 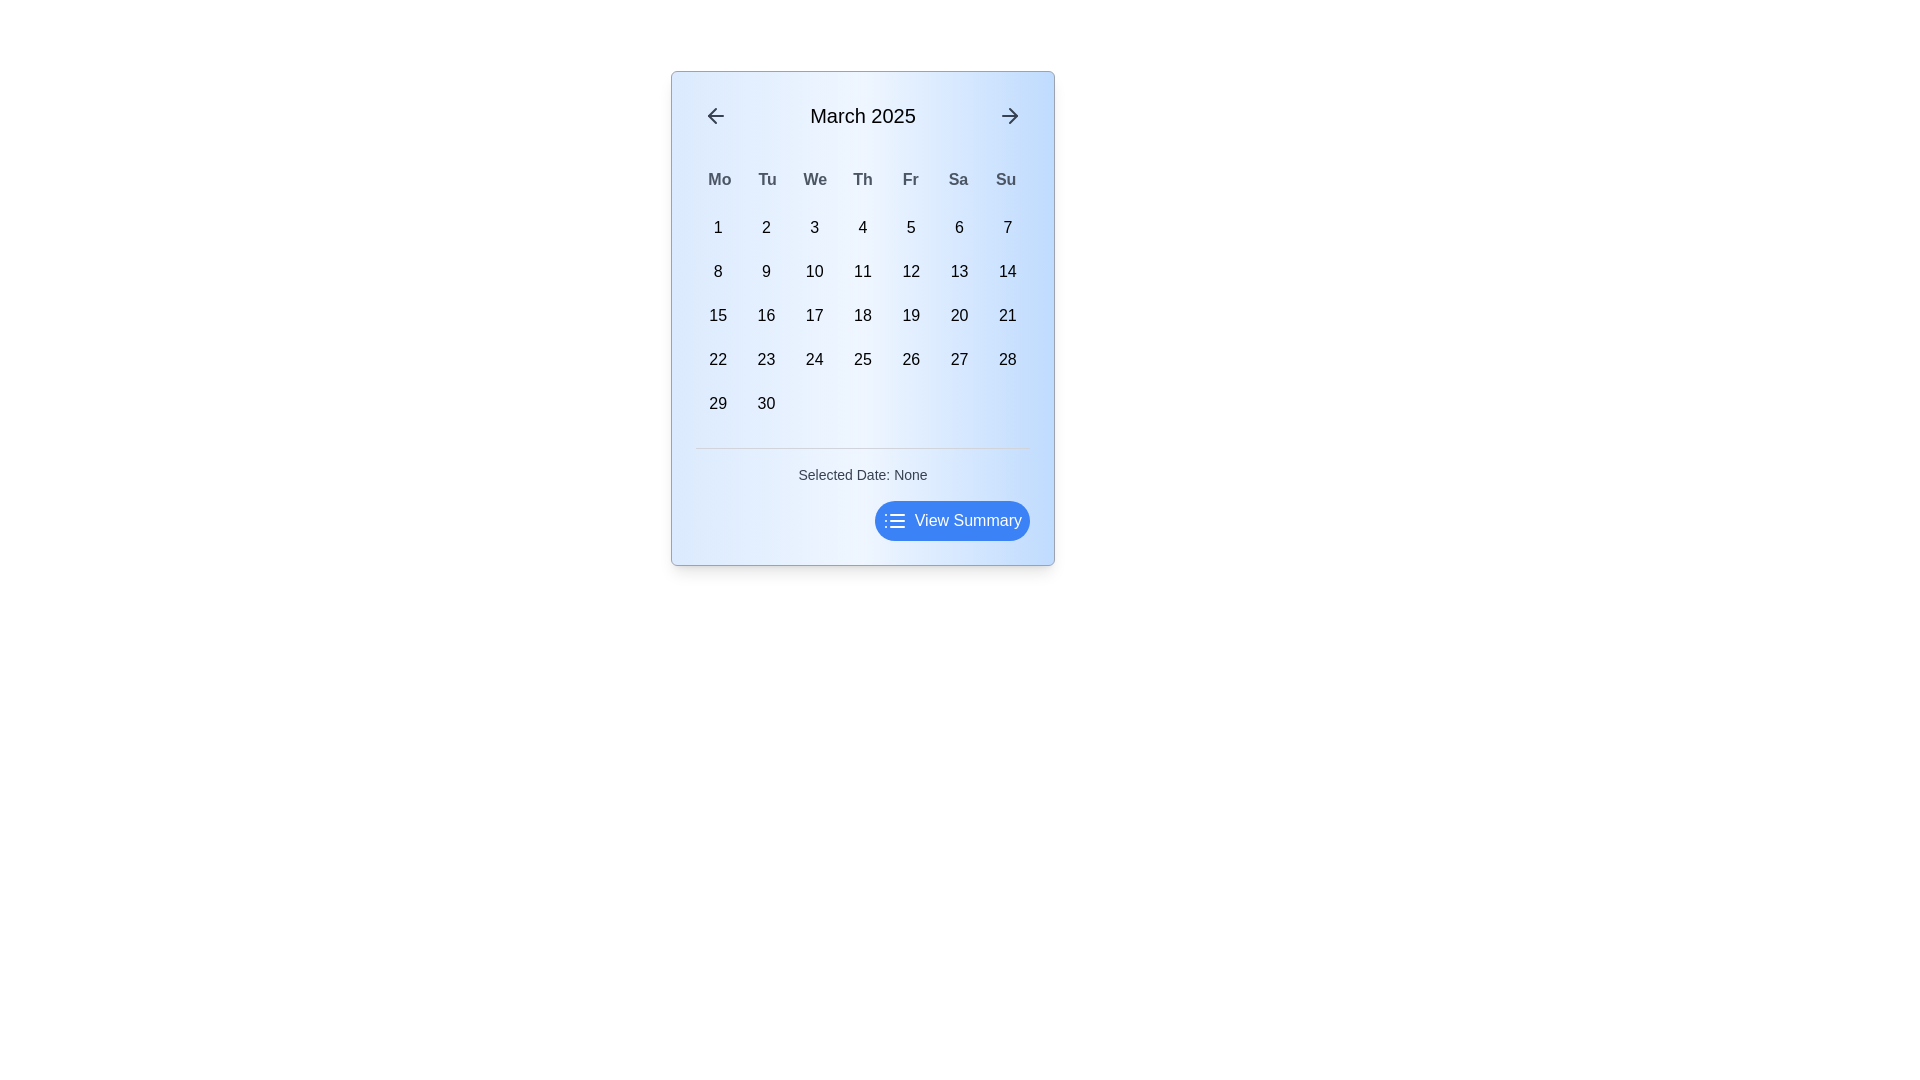 What do you see at coordinates (863, 316) in the screenshot?
I see `a day within the Calendar component displaying 'March 2025'` at bounding box center [863, 316].